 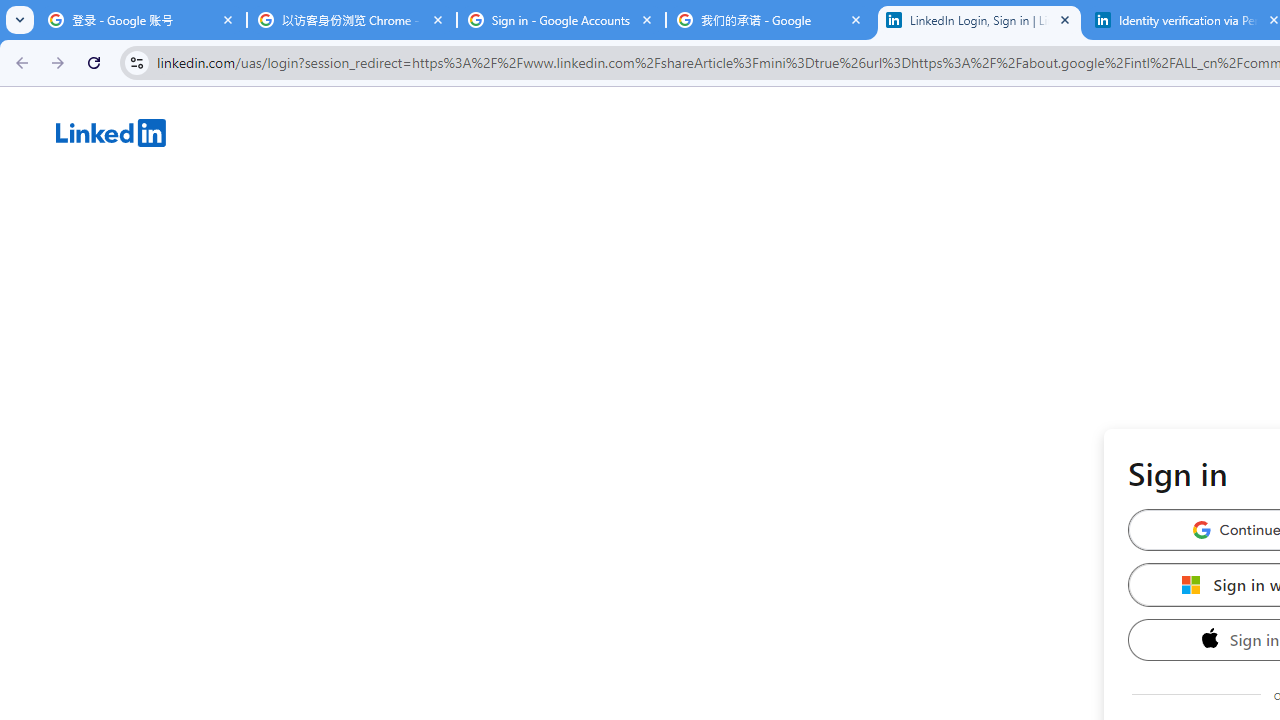 What do you see at coordinates (110, 132) in the screenshot?
I see `'AutomationID: linkedin-logo'` at bounding box center [110, 132].